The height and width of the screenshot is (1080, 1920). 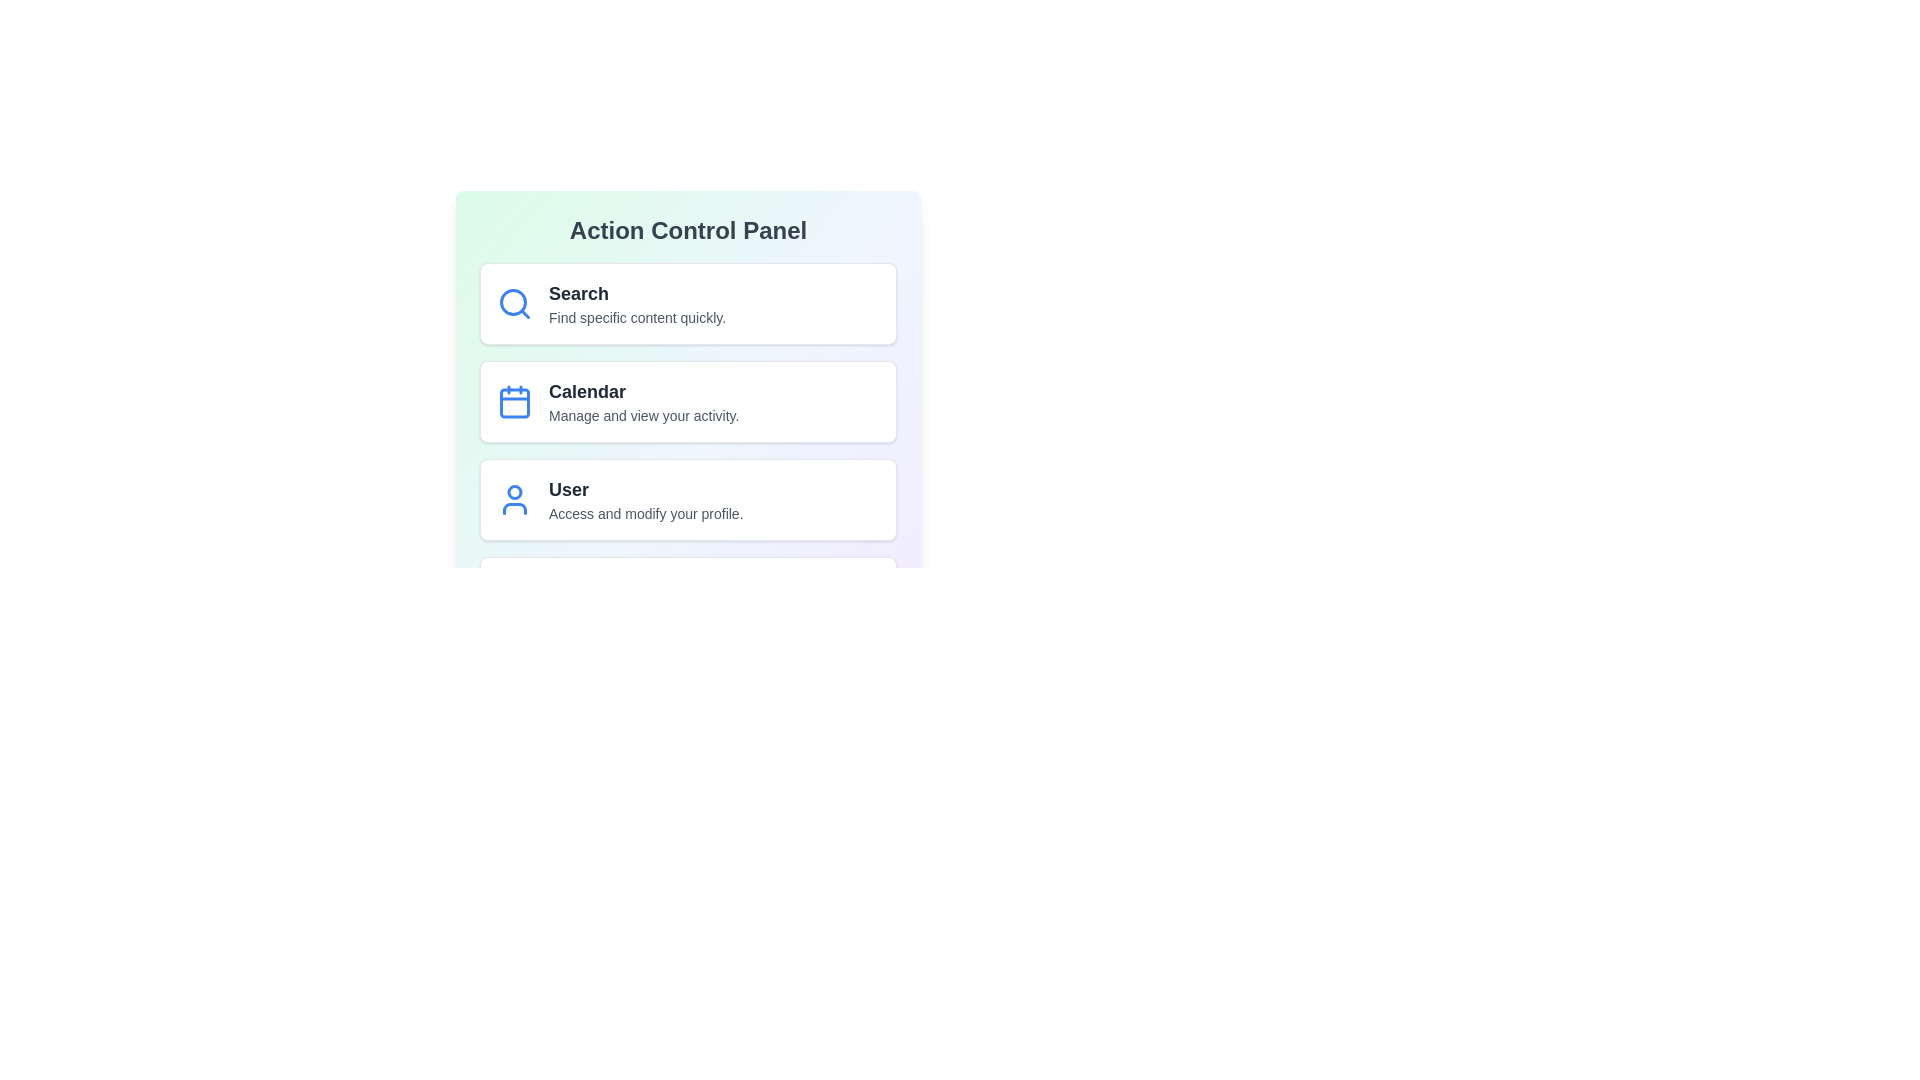 I want to click on the user profile icon represented by the upper circular component of the graphic SVG icon in the sidebar menu, so click(x=514, y=492).